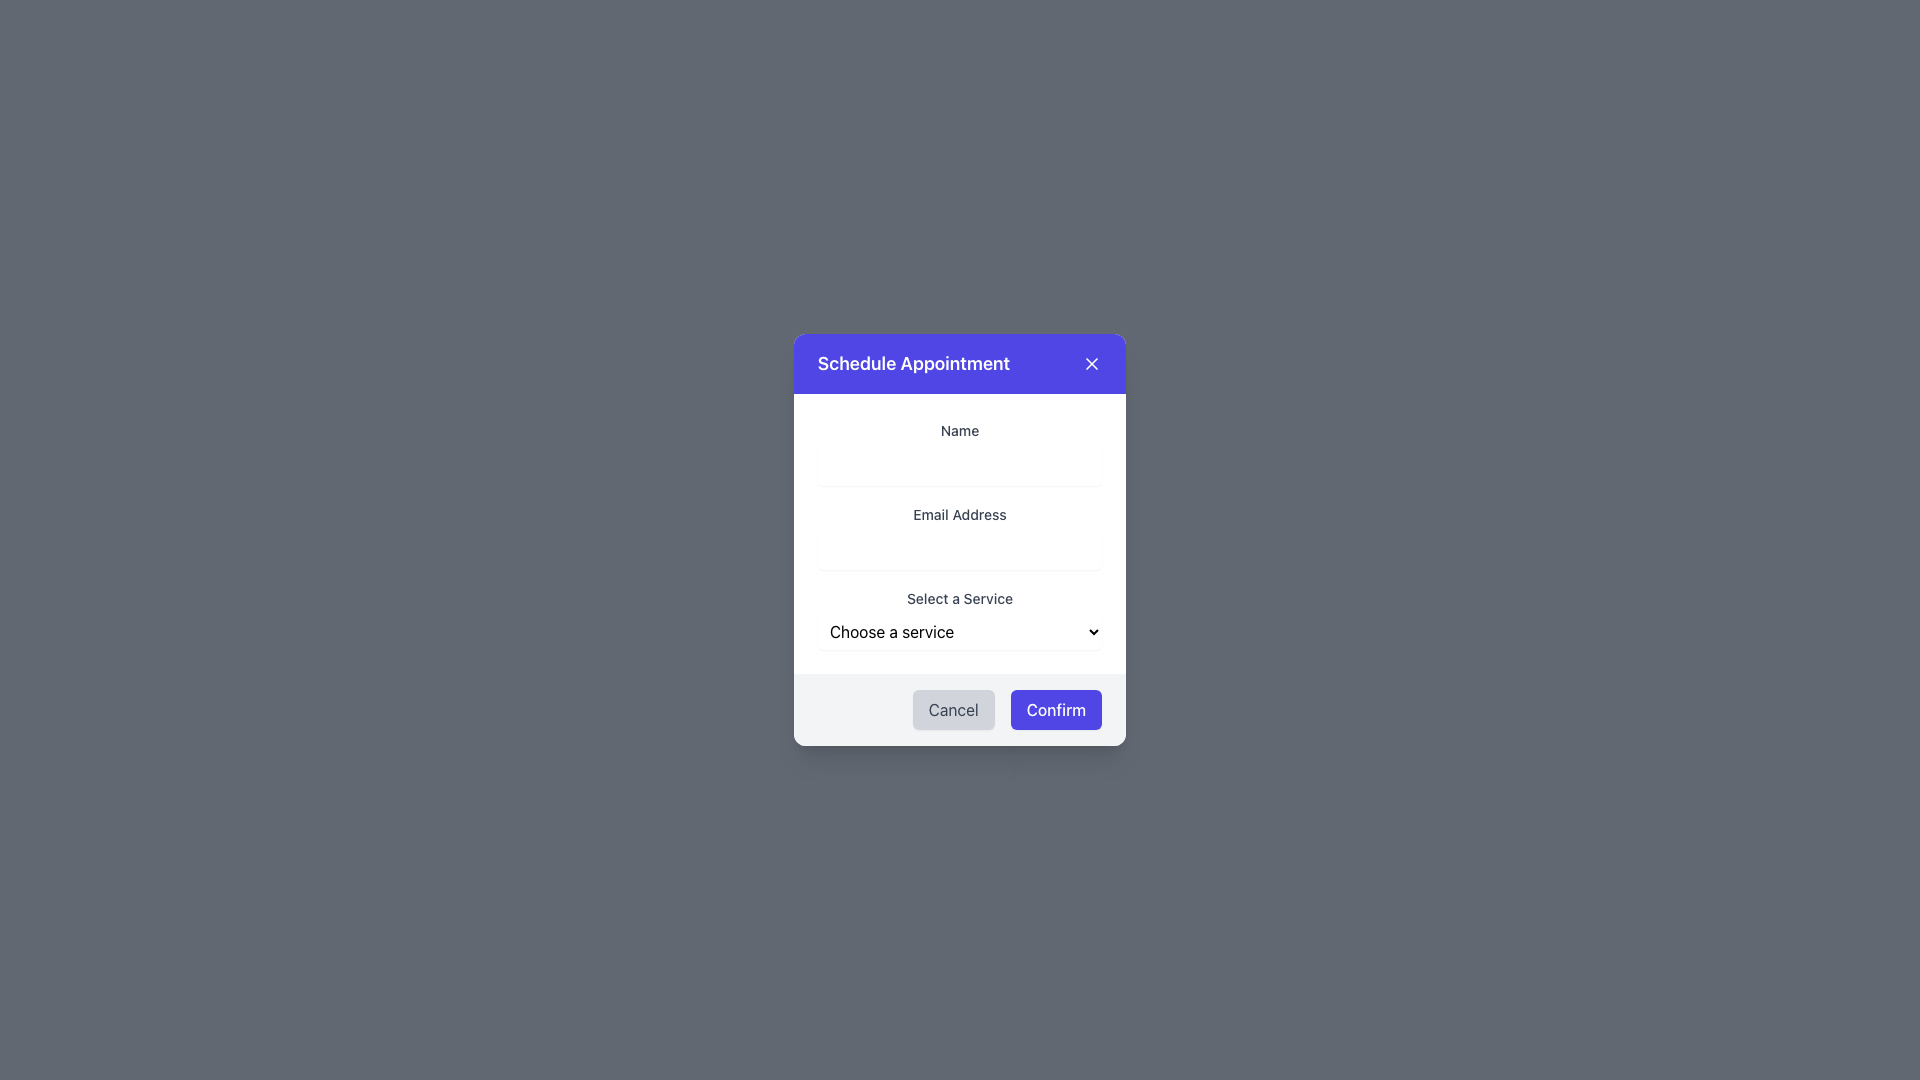 The width and height of the screenshot is (1920, 1080). What do you see at coordinates (1091, 363) in the screenshot?
I see `the close button represented by an 'X' symbol located in the top-right corner of the indigo header of the modal dialog` at bounding box center [1091, 363].